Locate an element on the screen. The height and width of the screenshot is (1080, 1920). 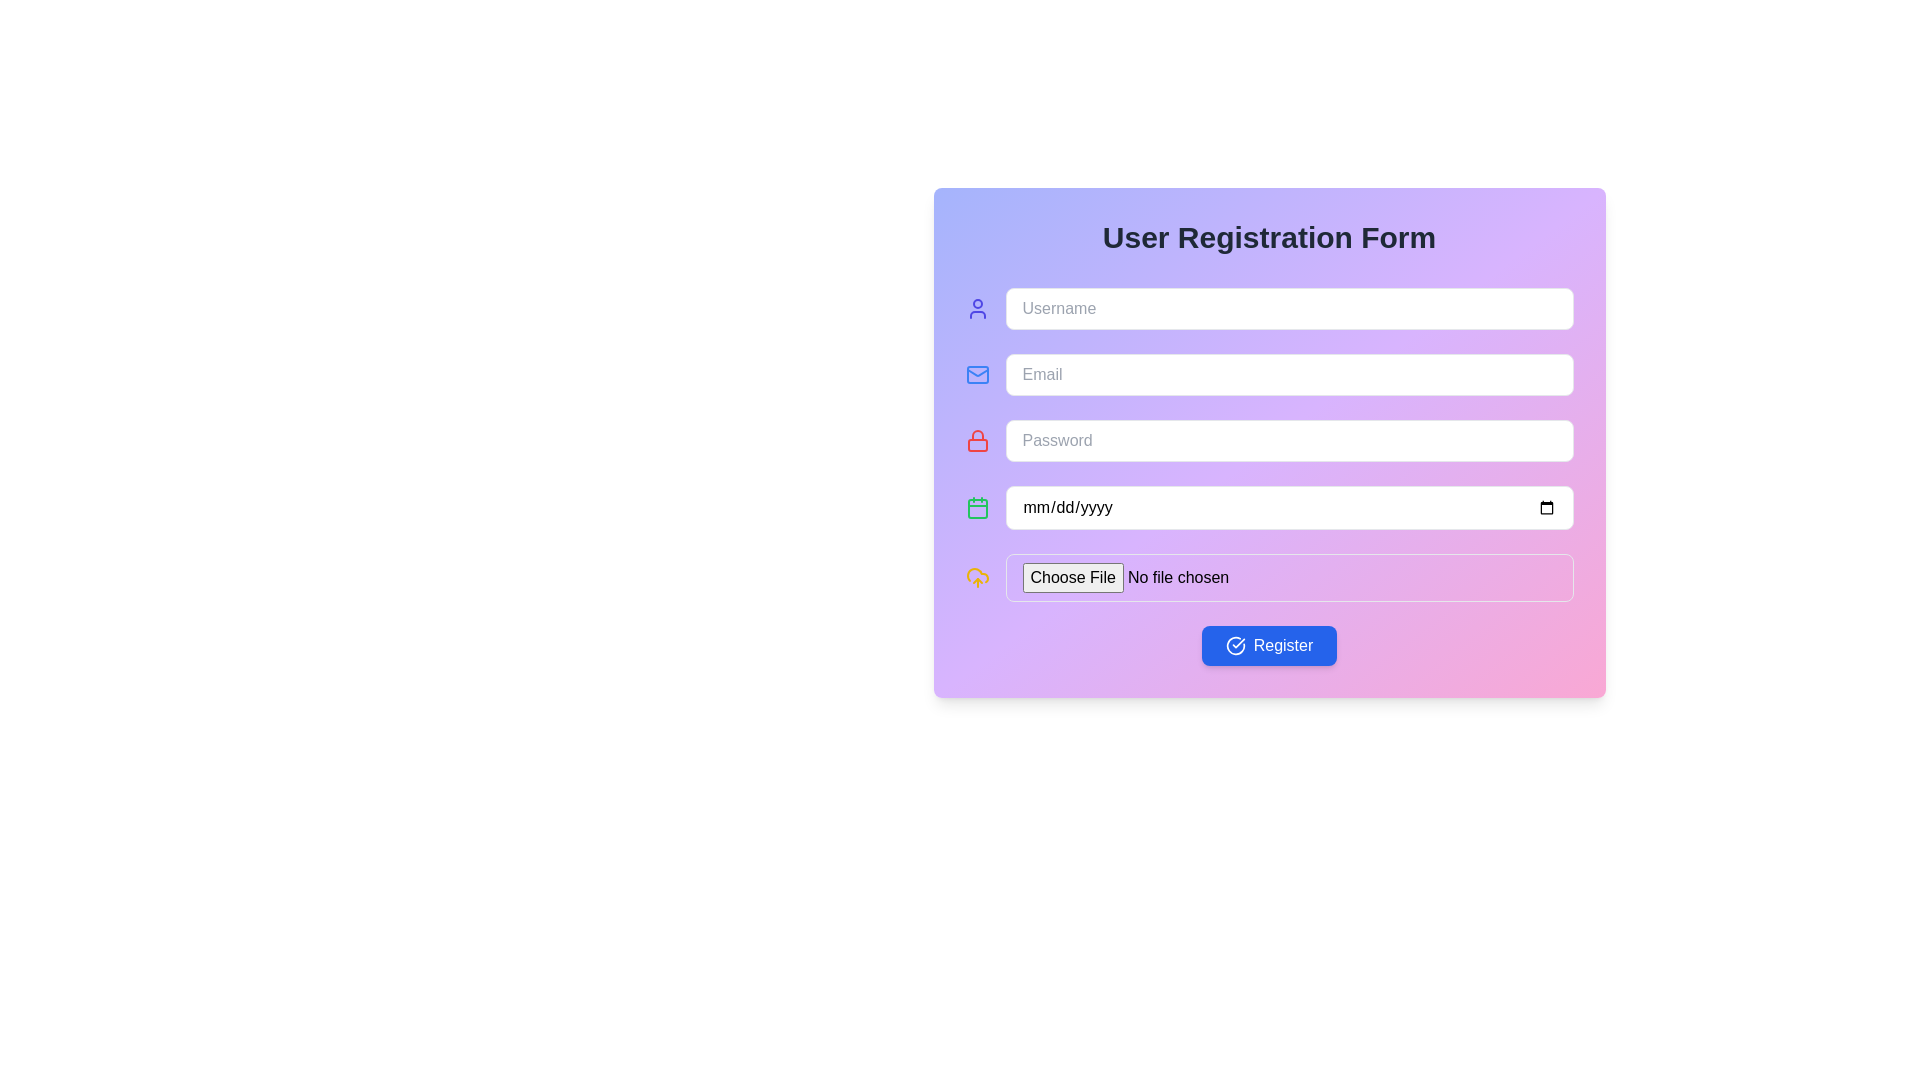
the submit button located at the bottom of the registration form is located at coordinates (1268, 645).